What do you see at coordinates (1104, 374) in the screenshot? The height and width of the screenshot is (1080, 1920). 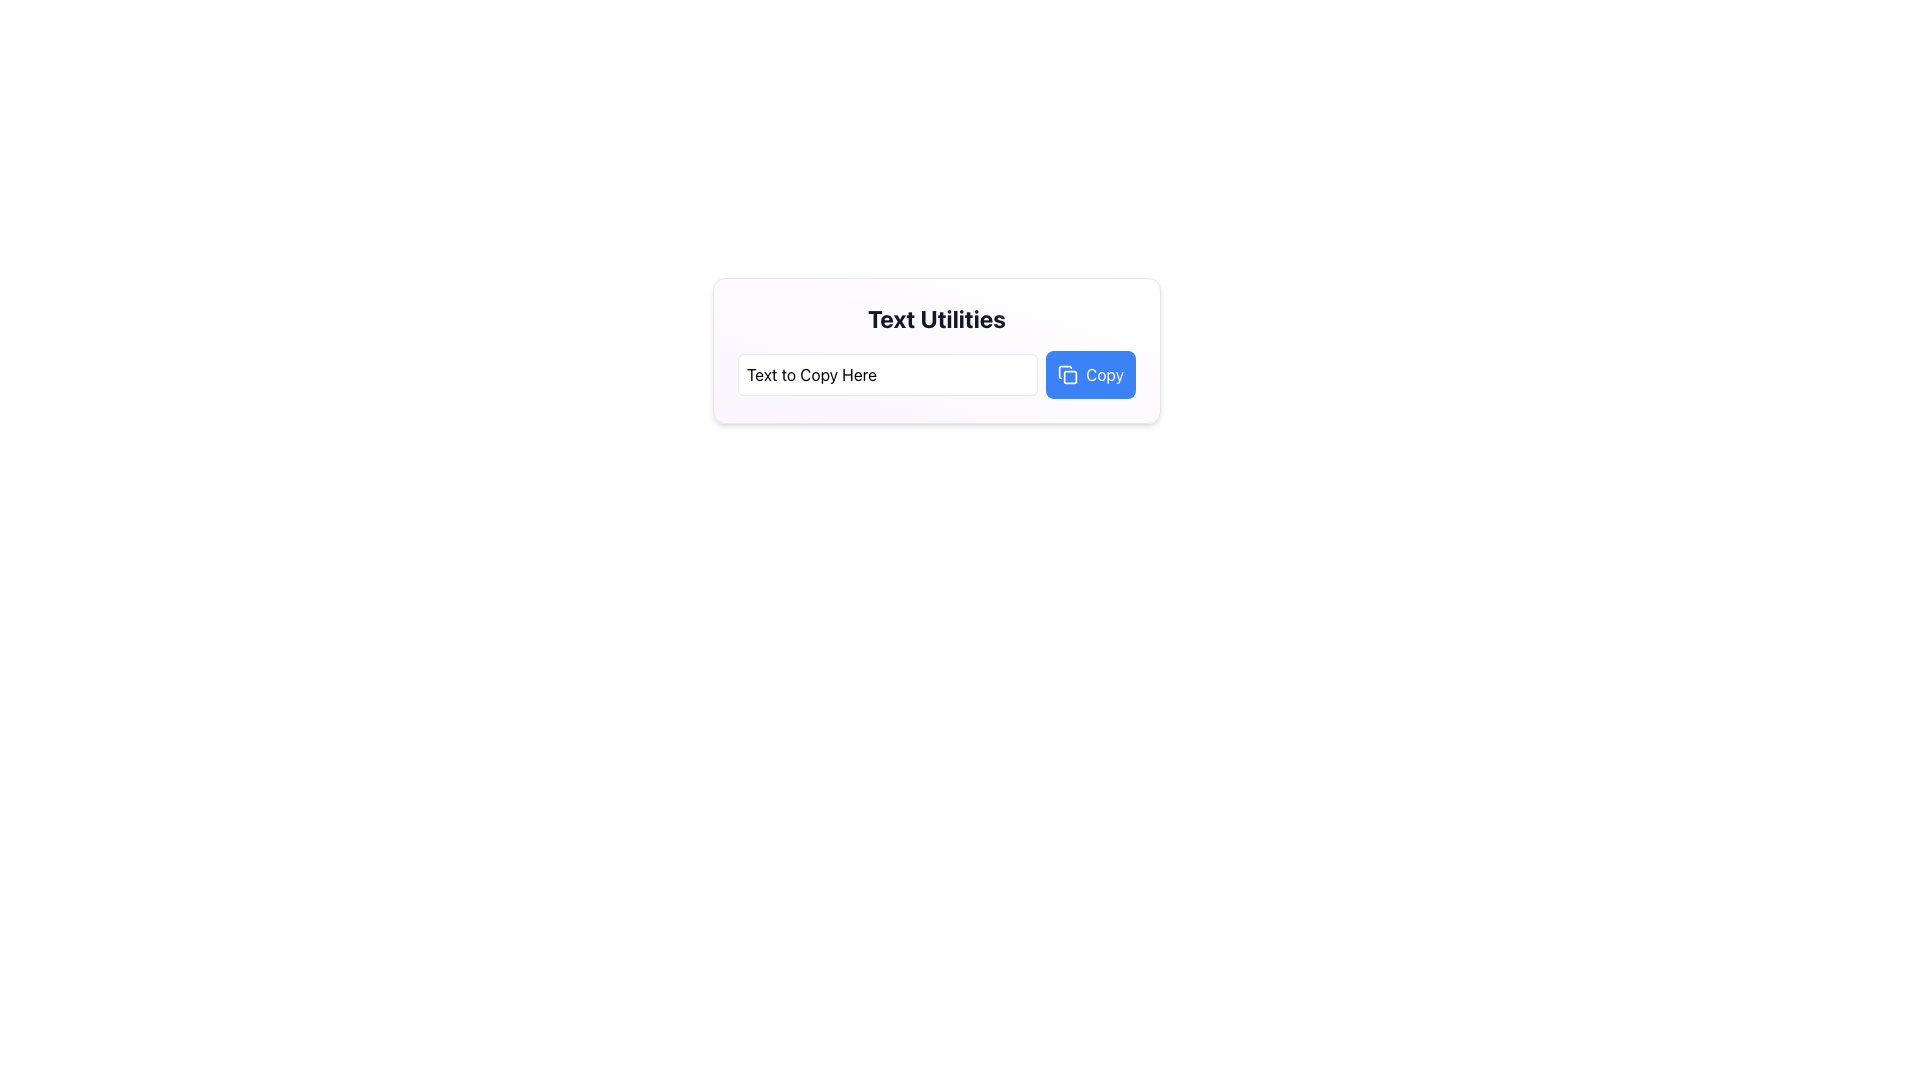 I see `the 'Copy' button located in the interactive panel for text utilities to copy the text` at bounding box center [1104, 374].